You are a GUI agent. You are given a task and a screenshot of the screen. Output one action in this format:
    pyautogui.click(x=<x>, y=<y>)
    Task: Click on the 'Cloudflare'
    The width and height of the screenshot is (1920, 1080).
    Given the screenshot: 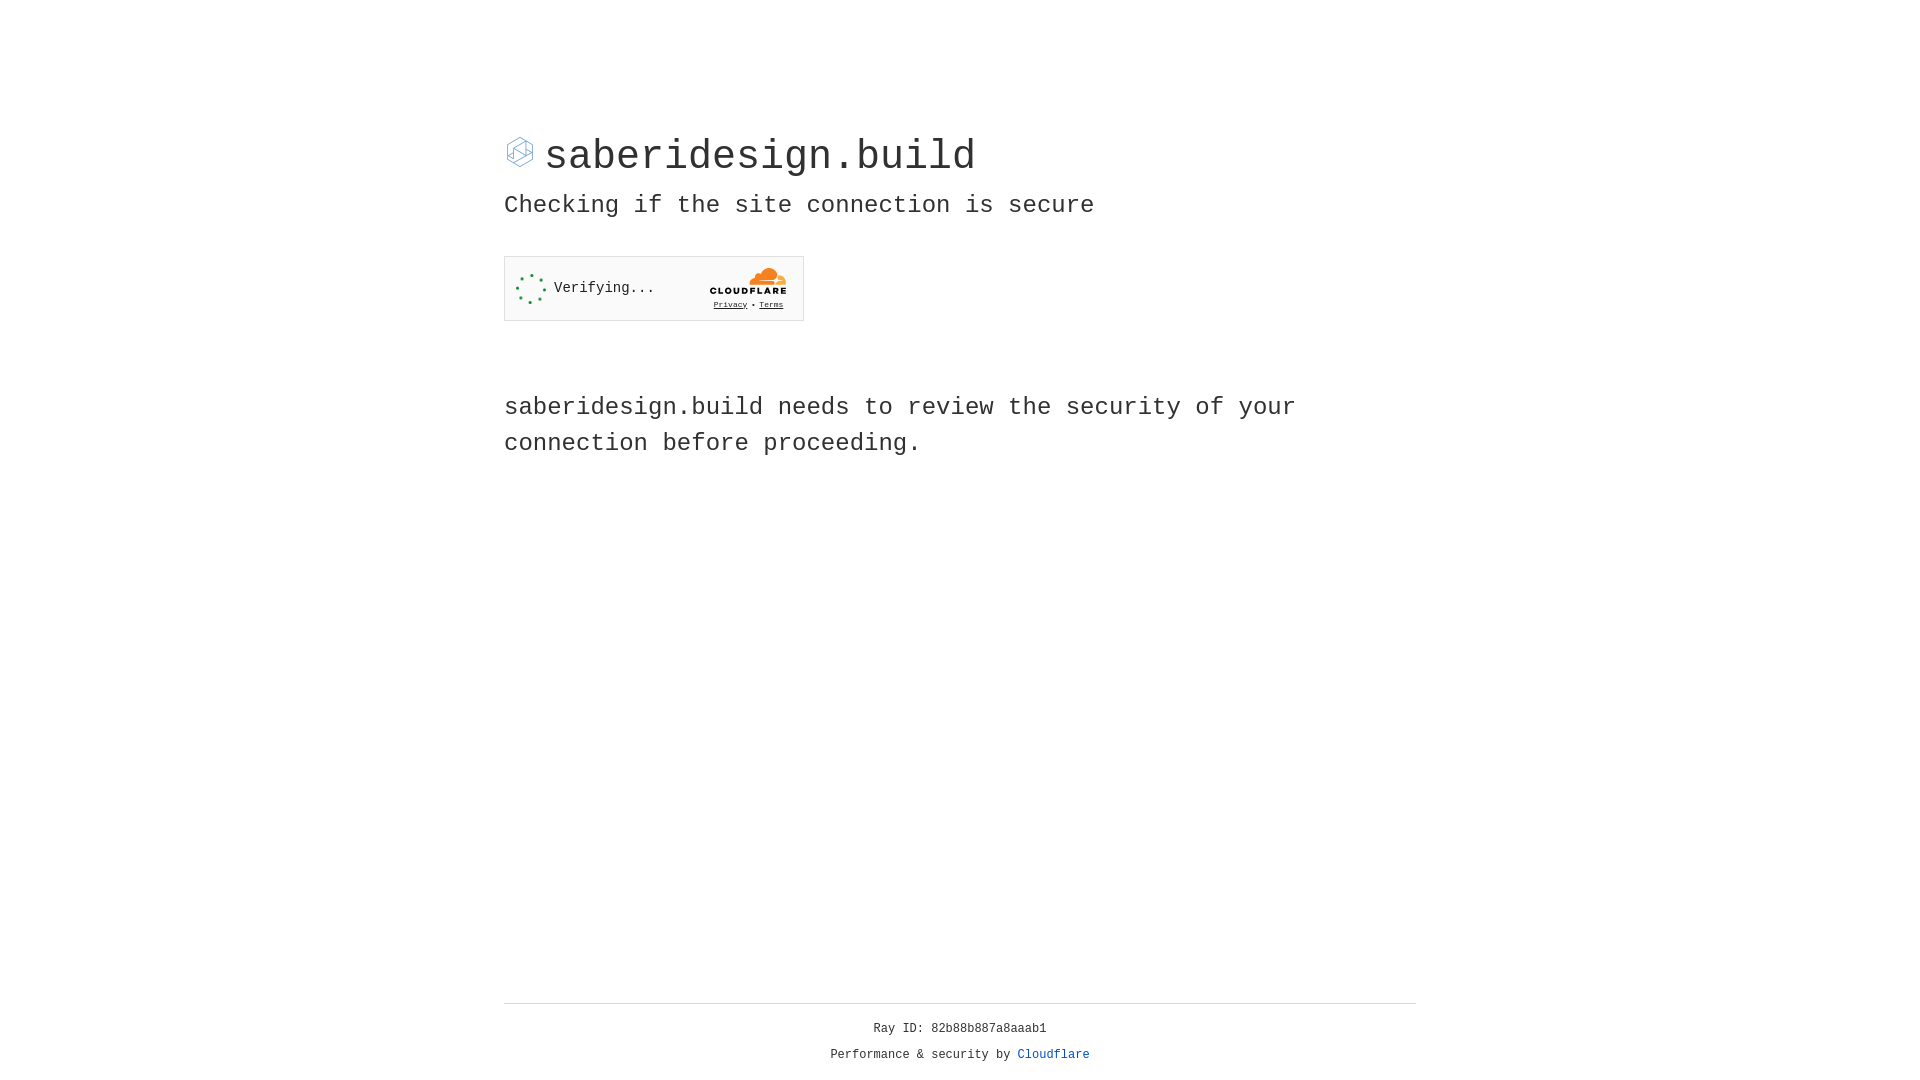 What is the action you would take?
    pyautogui.click(x=1017, y=1054)
    